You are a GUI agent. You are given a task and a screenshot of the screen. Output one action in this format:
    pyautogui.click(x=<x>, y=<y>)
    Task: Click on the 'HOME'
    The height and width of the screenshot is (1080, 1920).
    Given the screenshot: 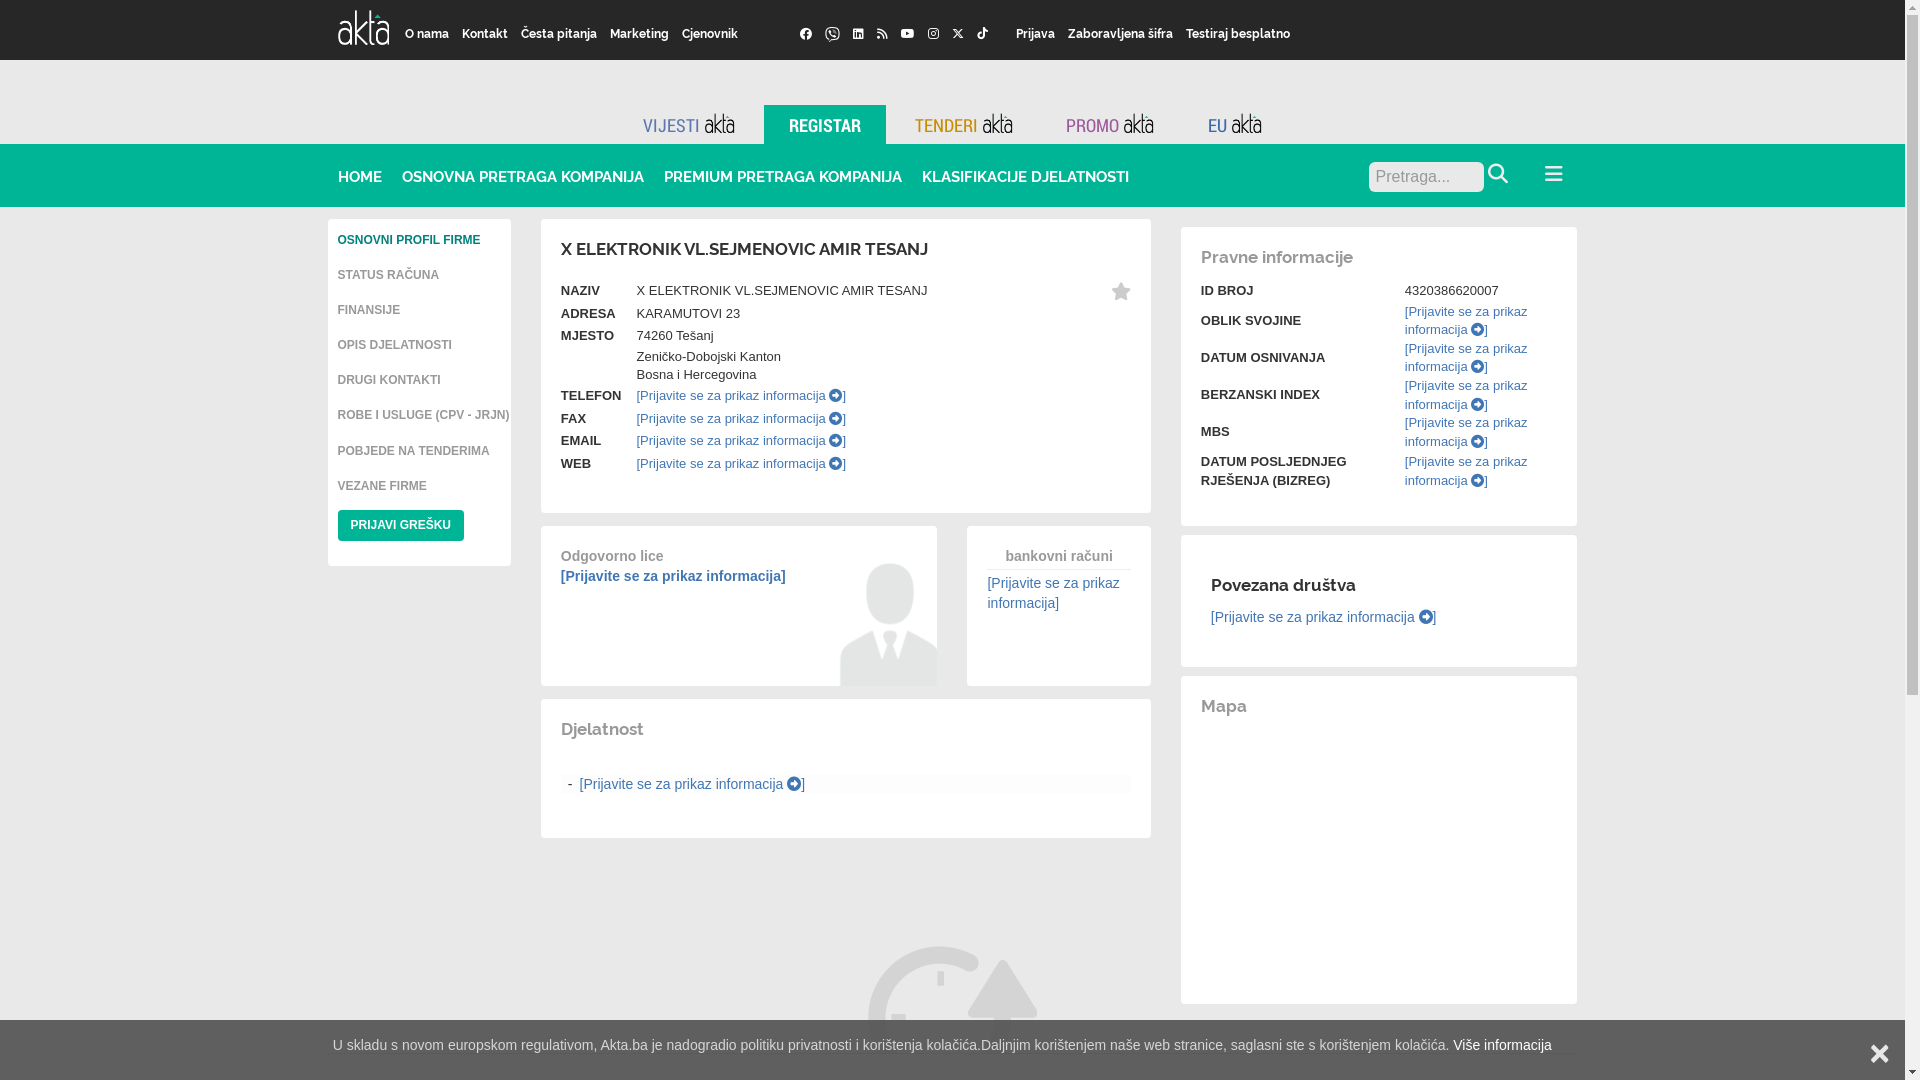 What is the action you would take?
    pyautogui.click(x=360, y=175)
    